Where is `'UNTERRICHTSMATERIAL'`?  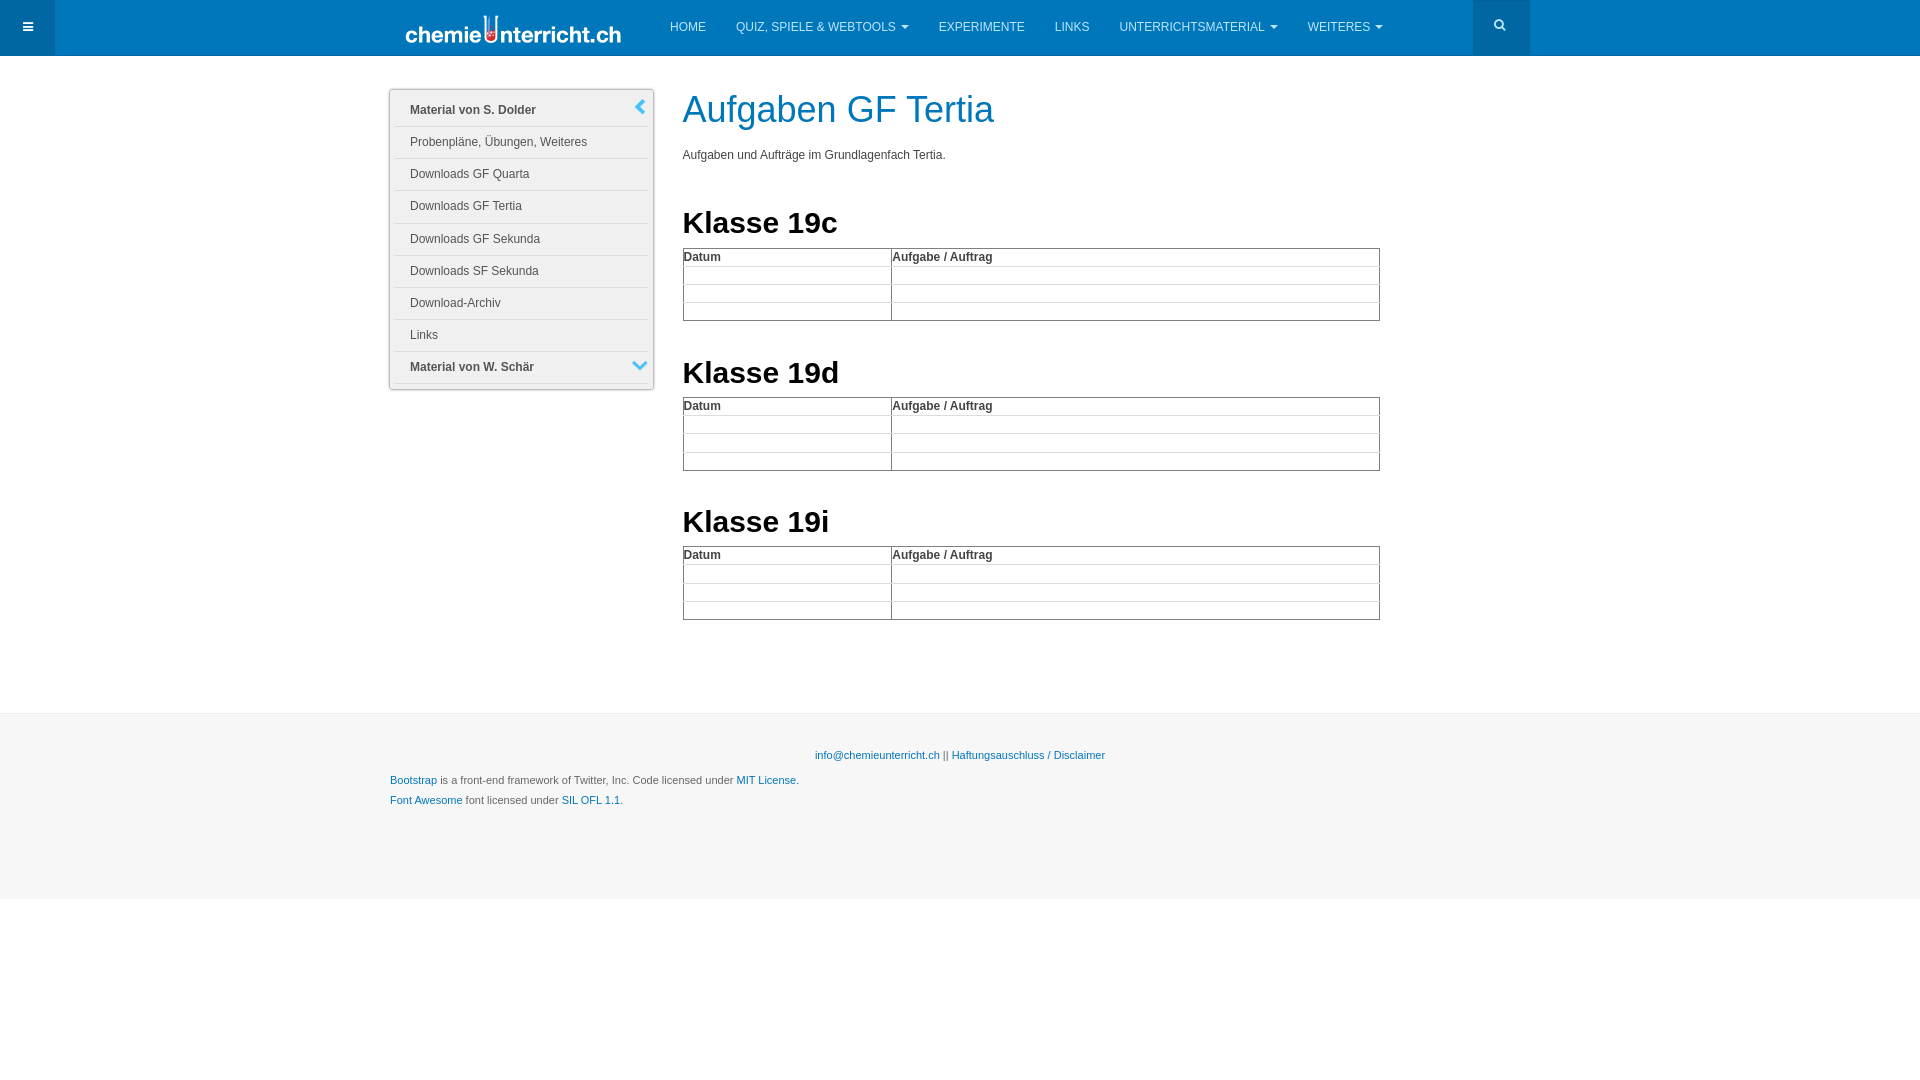 'UNTERRICHTSMATERIAL' is located at coordinates (1199, 27).